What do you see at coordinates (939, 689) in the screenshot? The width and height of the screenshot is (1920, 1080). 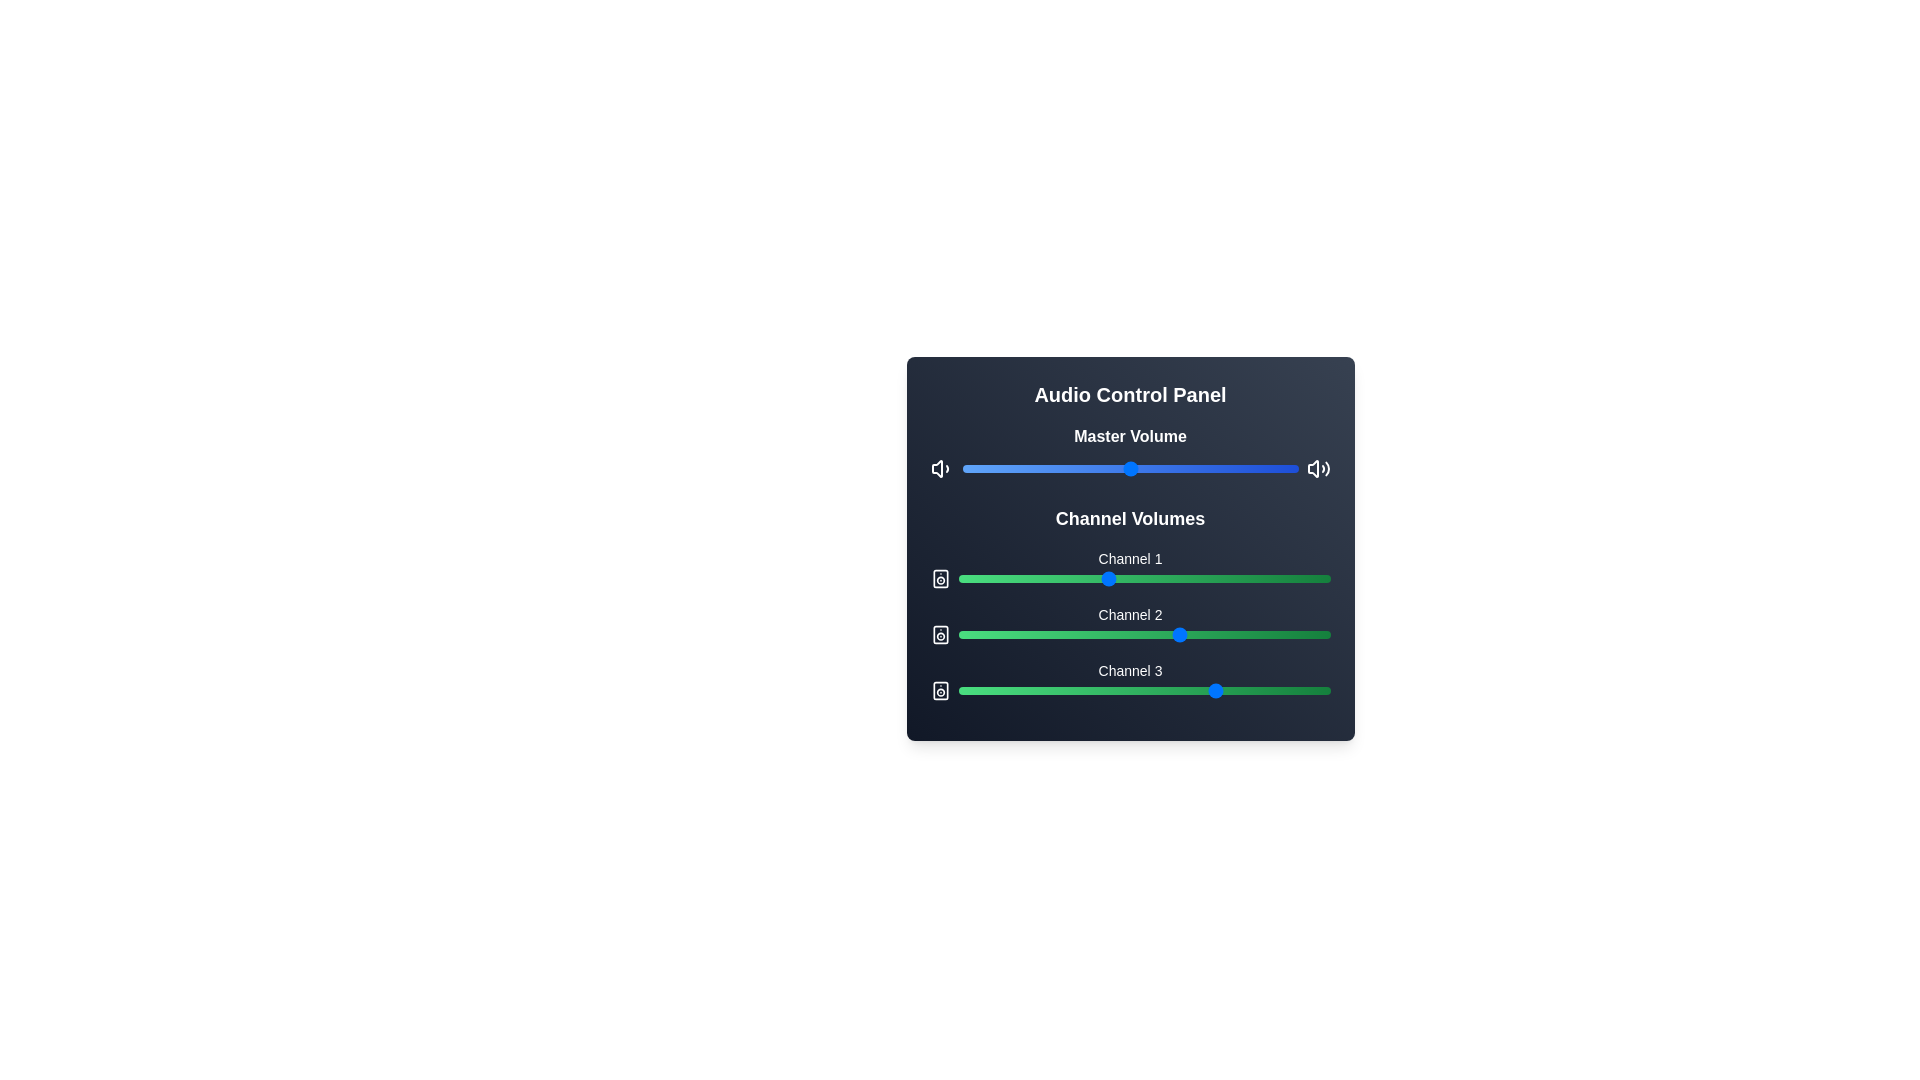 I see `the rectangular base of the speaker icon, which has a black background and is located to the left of the 'Channel 3' label and volume slider in the control panel interface` at bounding box center [939, 689].